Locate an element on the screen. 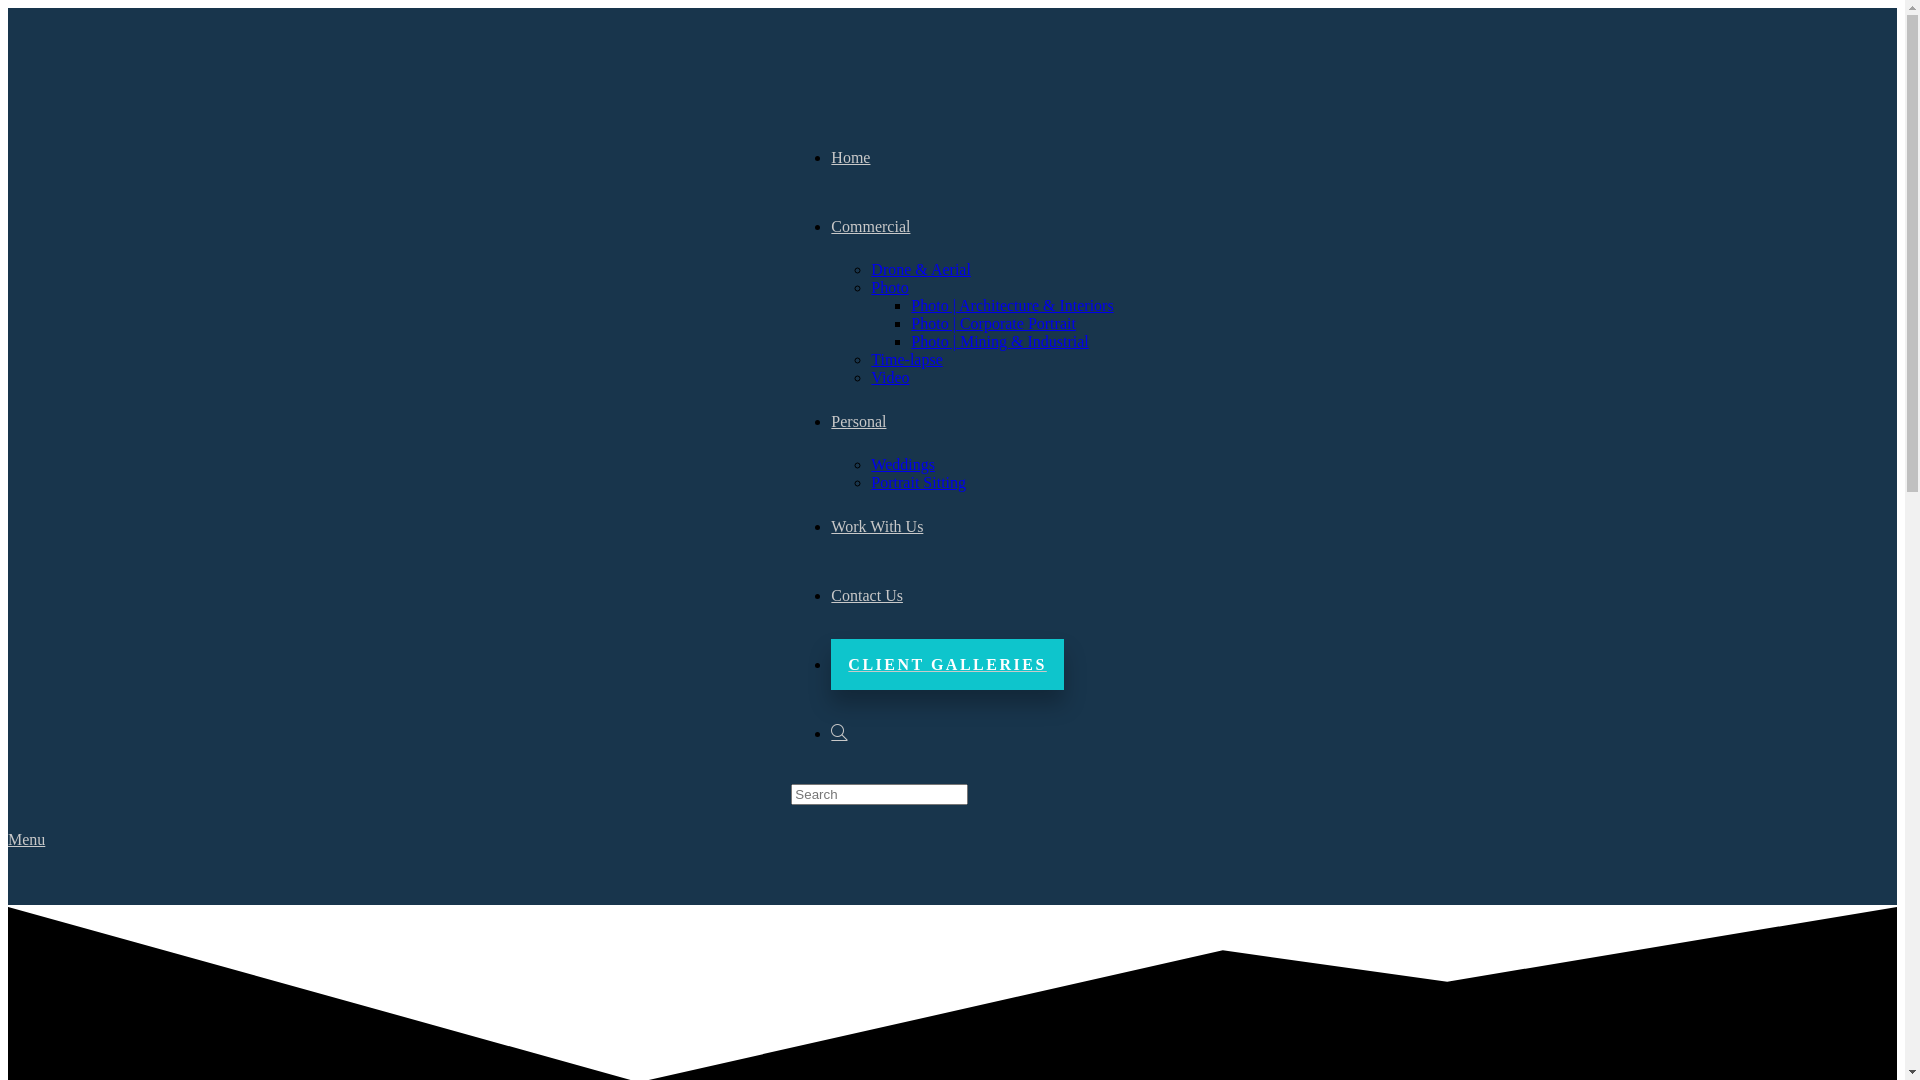 This screenshot has height=1080, width=1920. 'Work With Us' is located at coordinates (877, 525).